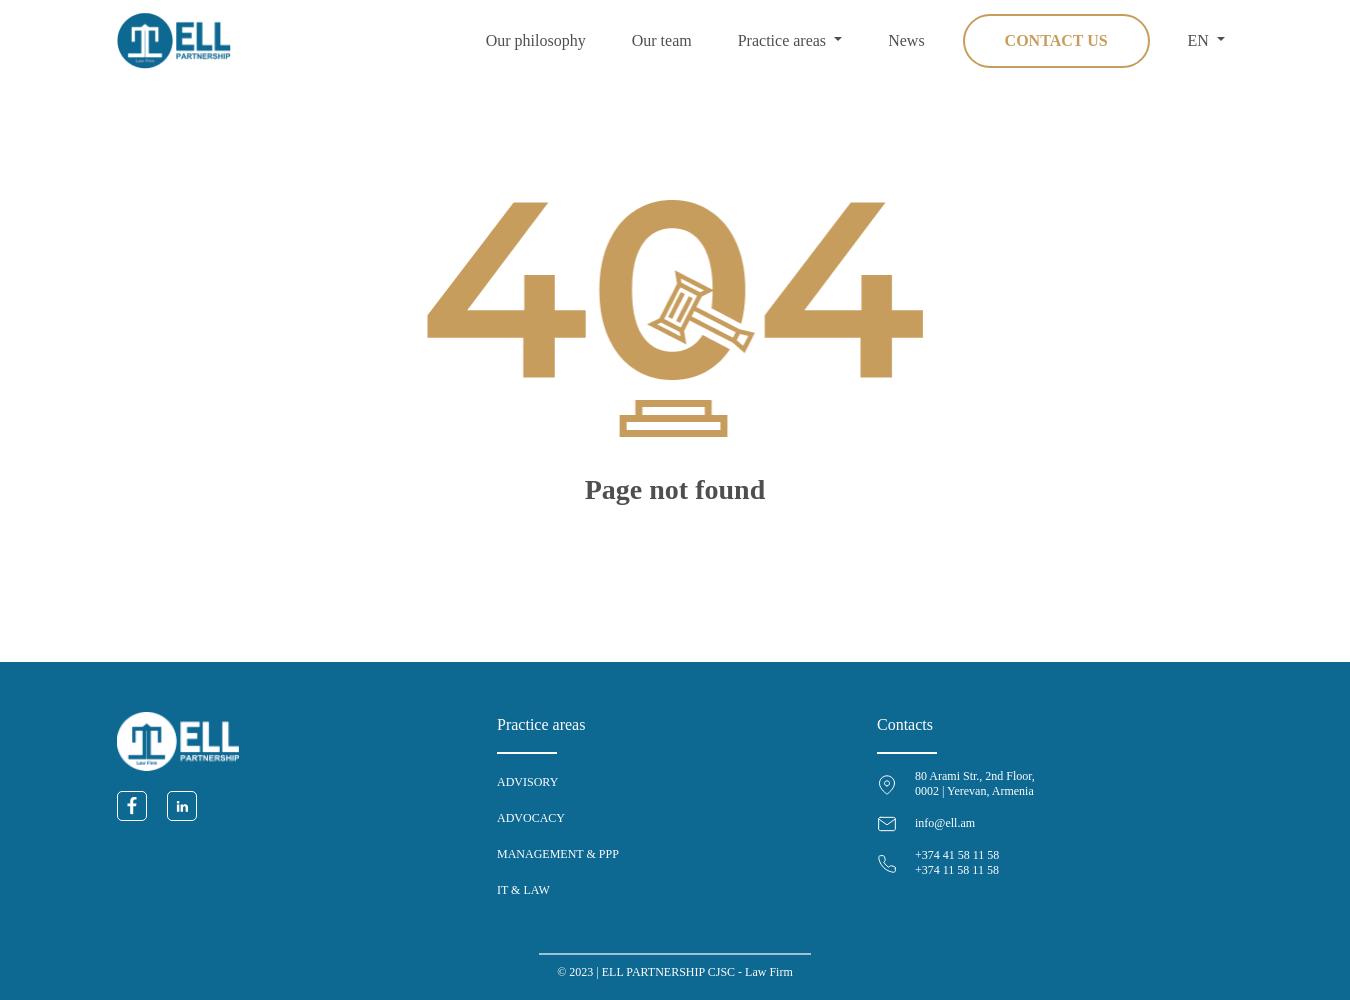 The height and width of the screenshot is (1000, 1350). I want to click on 'Contact us', so click(1002, 40).